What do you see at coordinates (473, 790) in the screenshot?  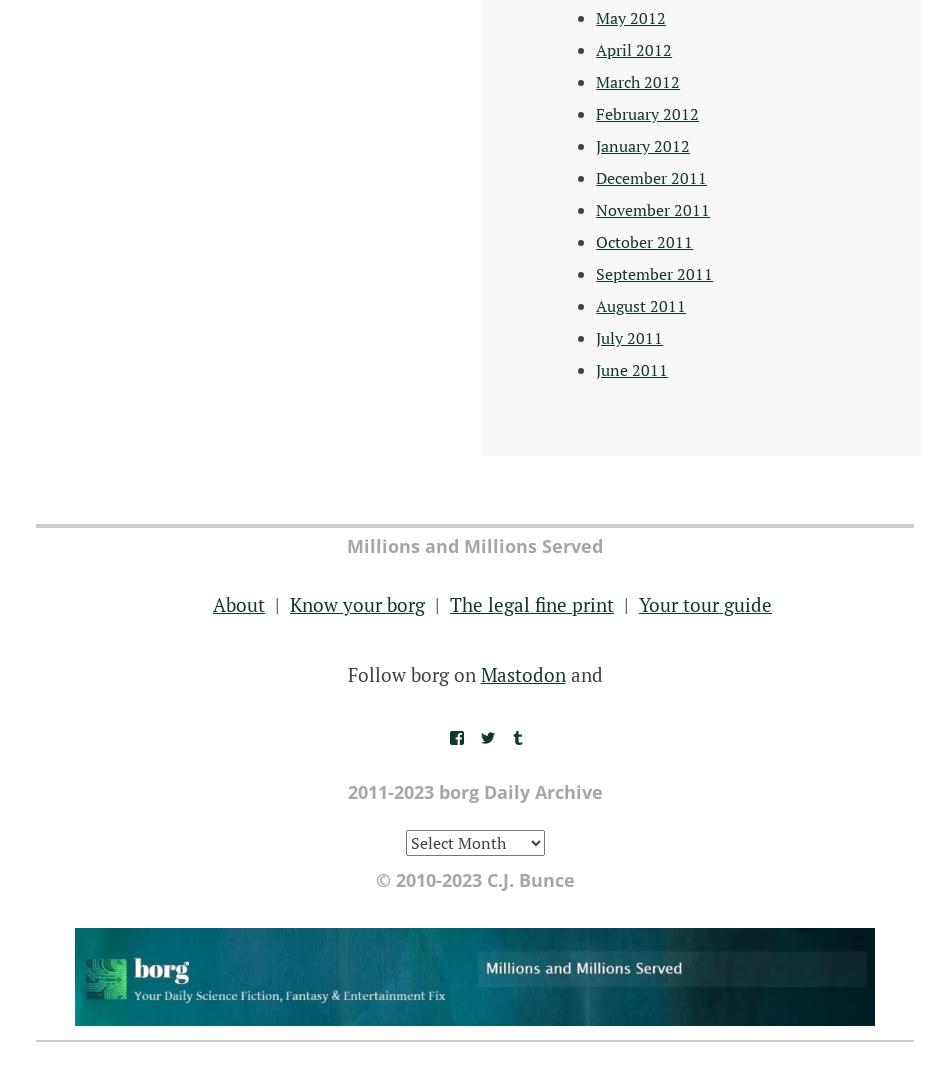 I see `'2011-2023 borg Daily Archive'` at bounding box center [473, 790].